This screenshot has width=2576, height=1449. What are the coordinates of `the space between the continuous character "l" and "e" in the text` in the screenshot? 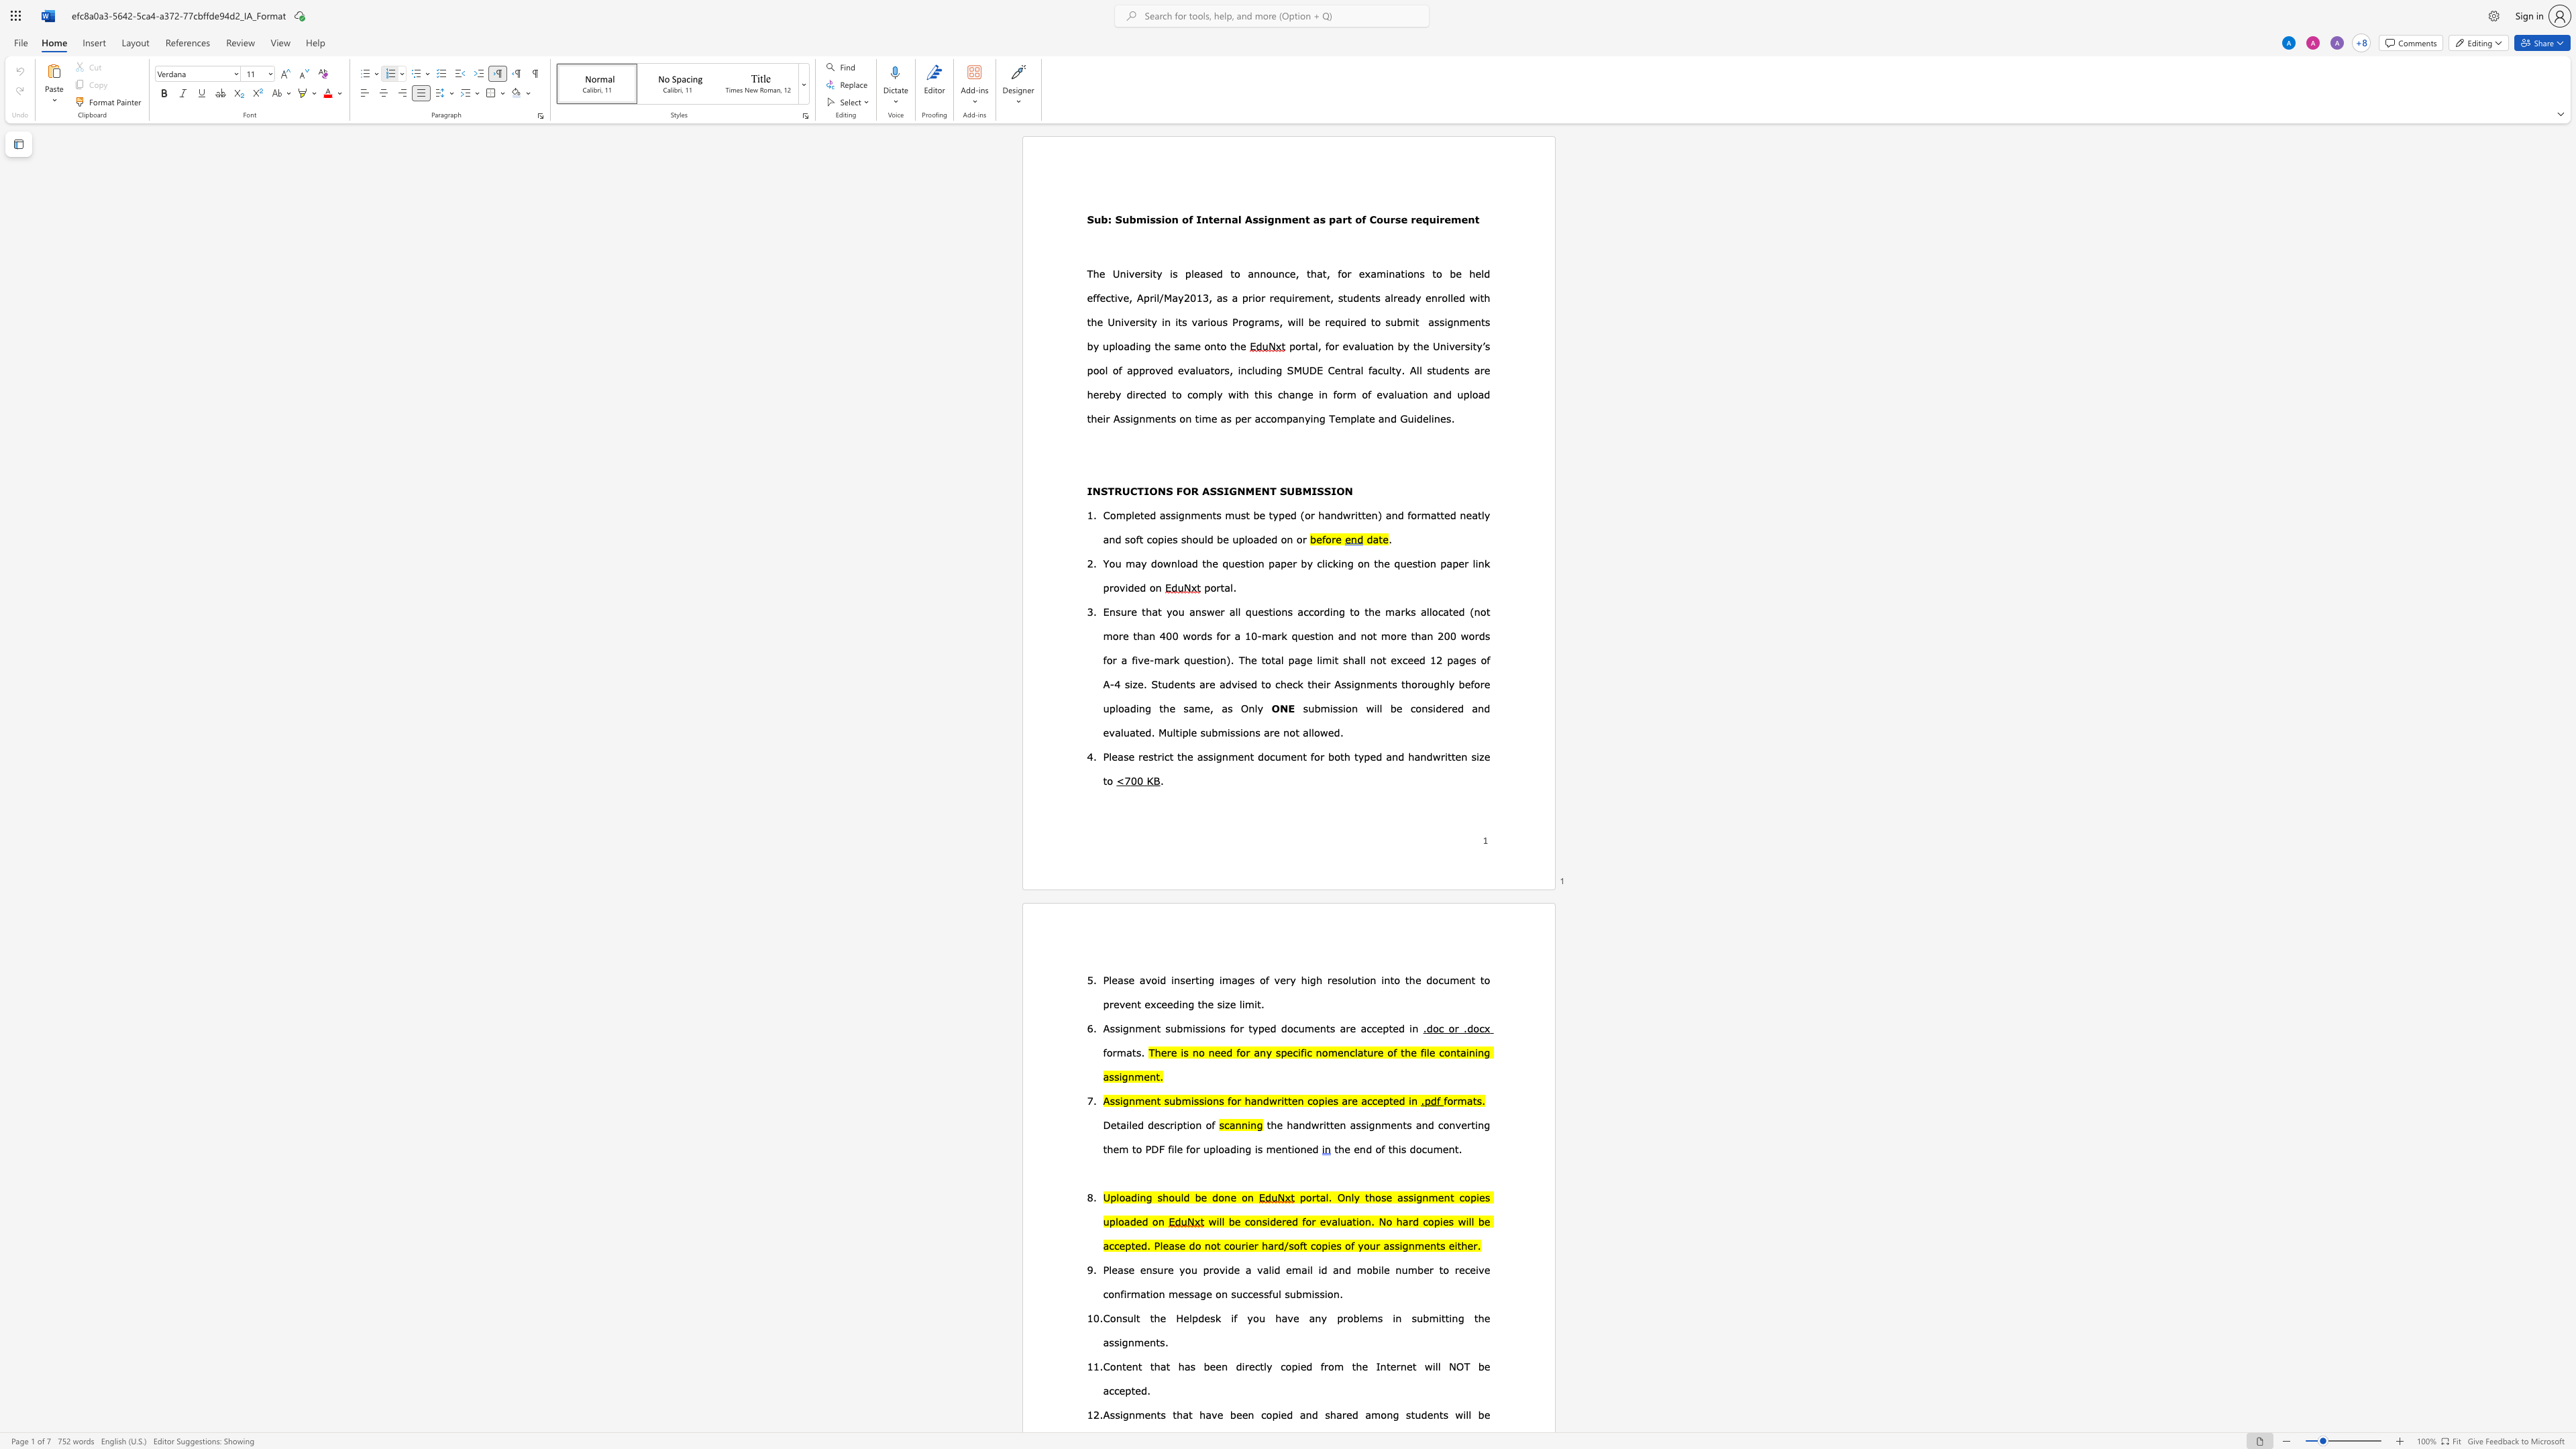 It's located at (1430, 1051).